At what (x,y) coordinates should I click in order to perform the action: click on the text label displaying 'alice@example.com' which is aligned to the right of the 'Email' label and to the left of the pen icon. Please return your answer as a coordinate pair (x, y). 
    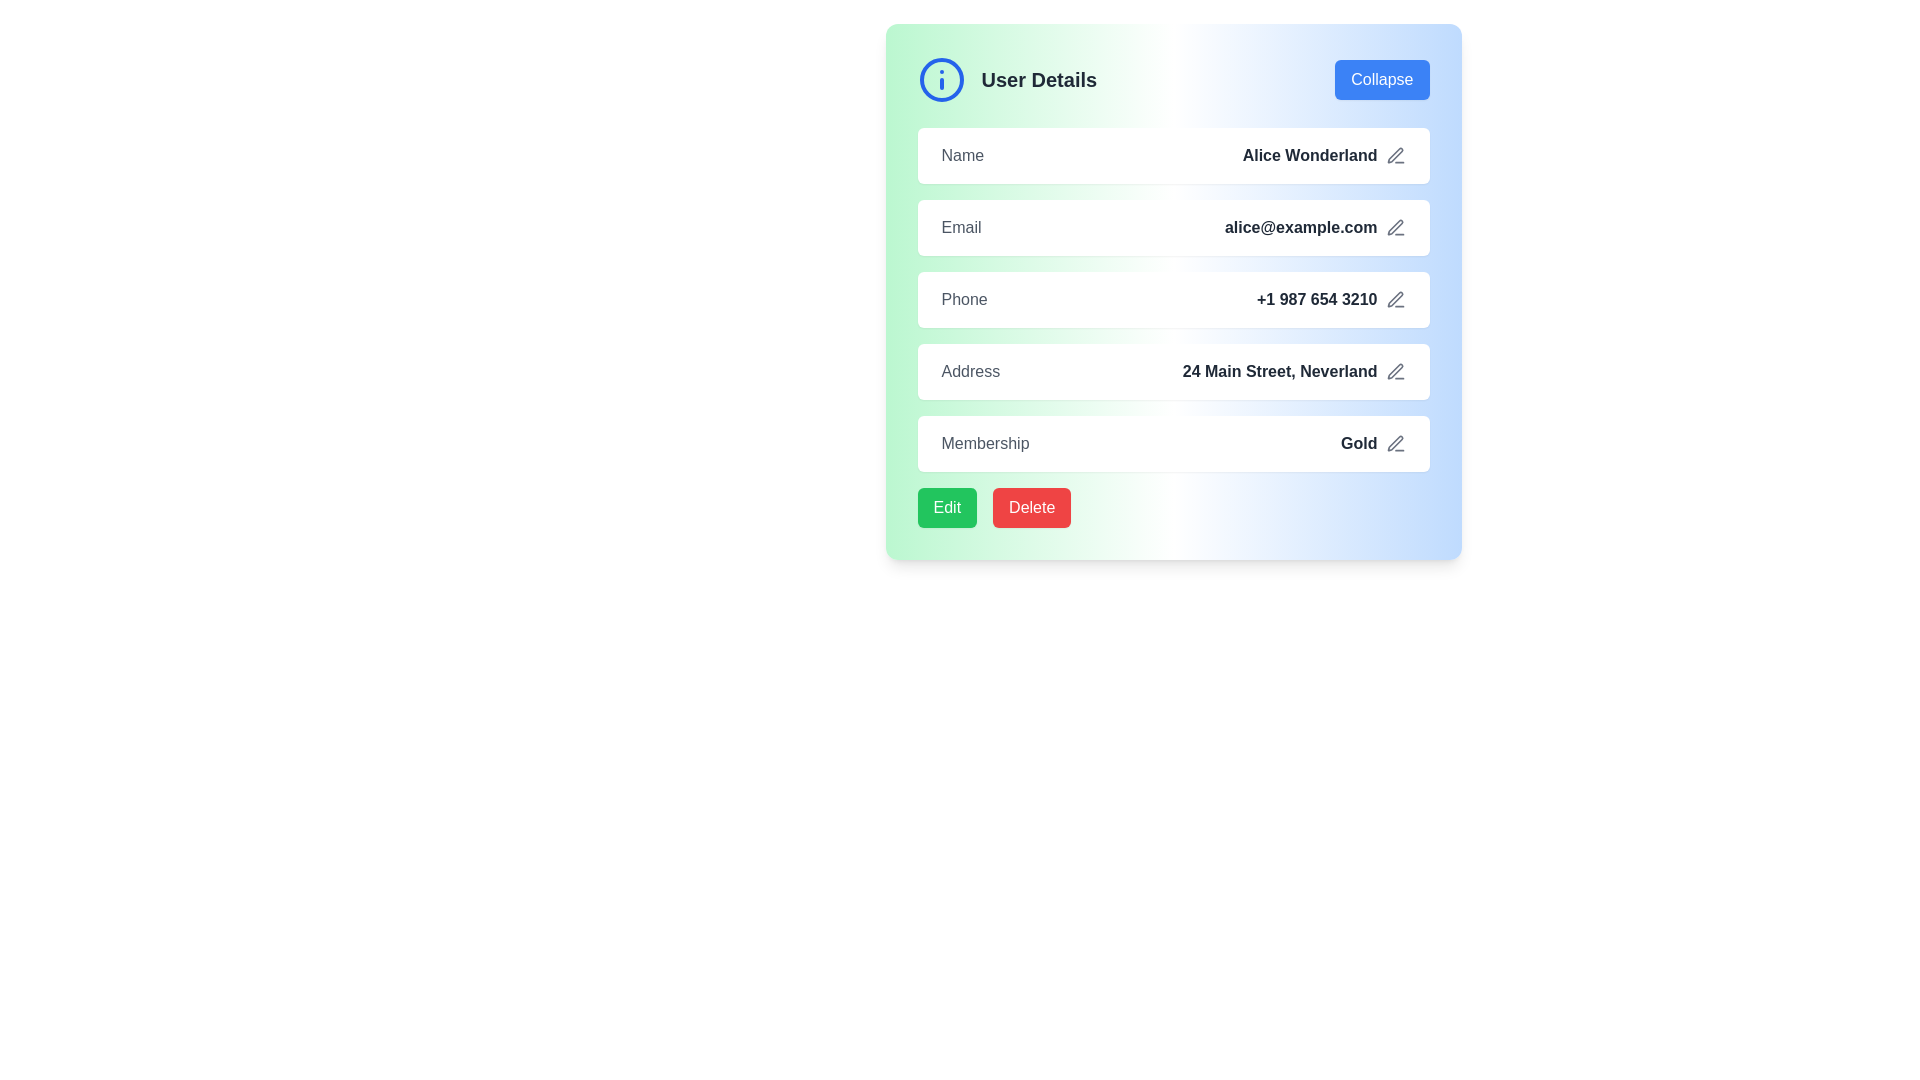
    Looking at the image, I should click on (1315, 226).